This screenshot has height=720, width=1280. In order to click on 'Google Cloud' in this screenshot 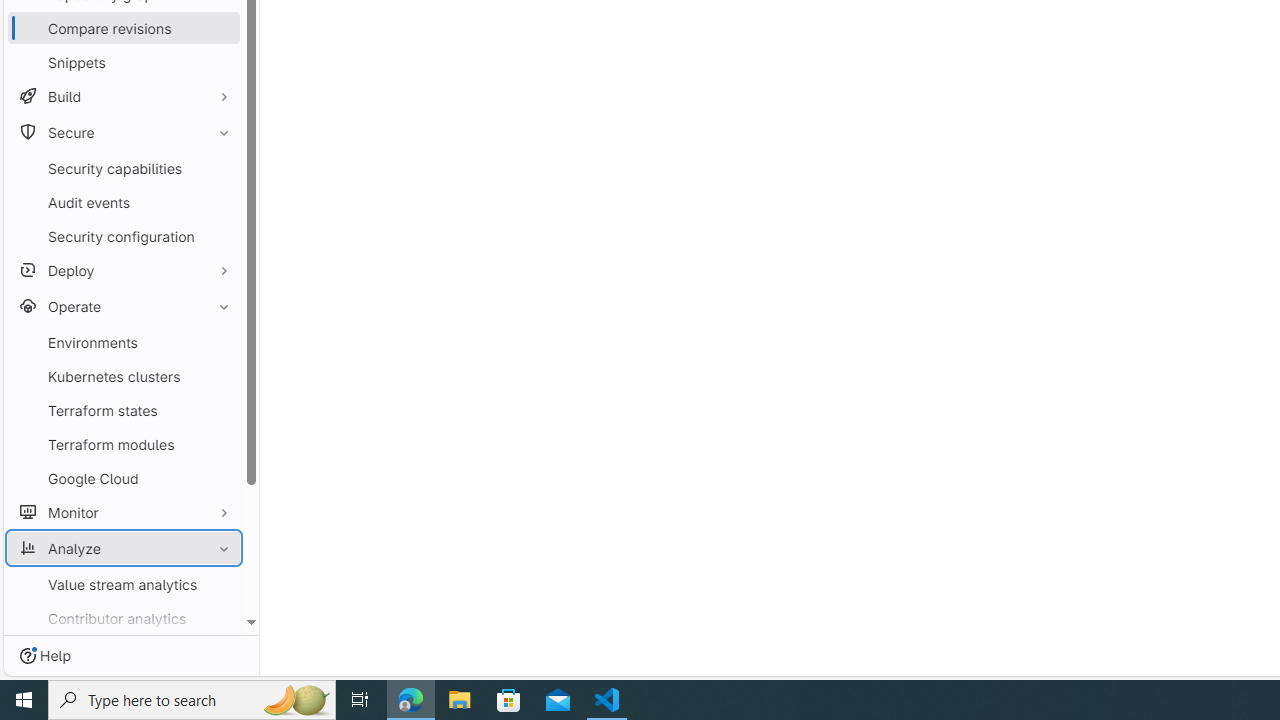, I will do `click(123, 478)`.